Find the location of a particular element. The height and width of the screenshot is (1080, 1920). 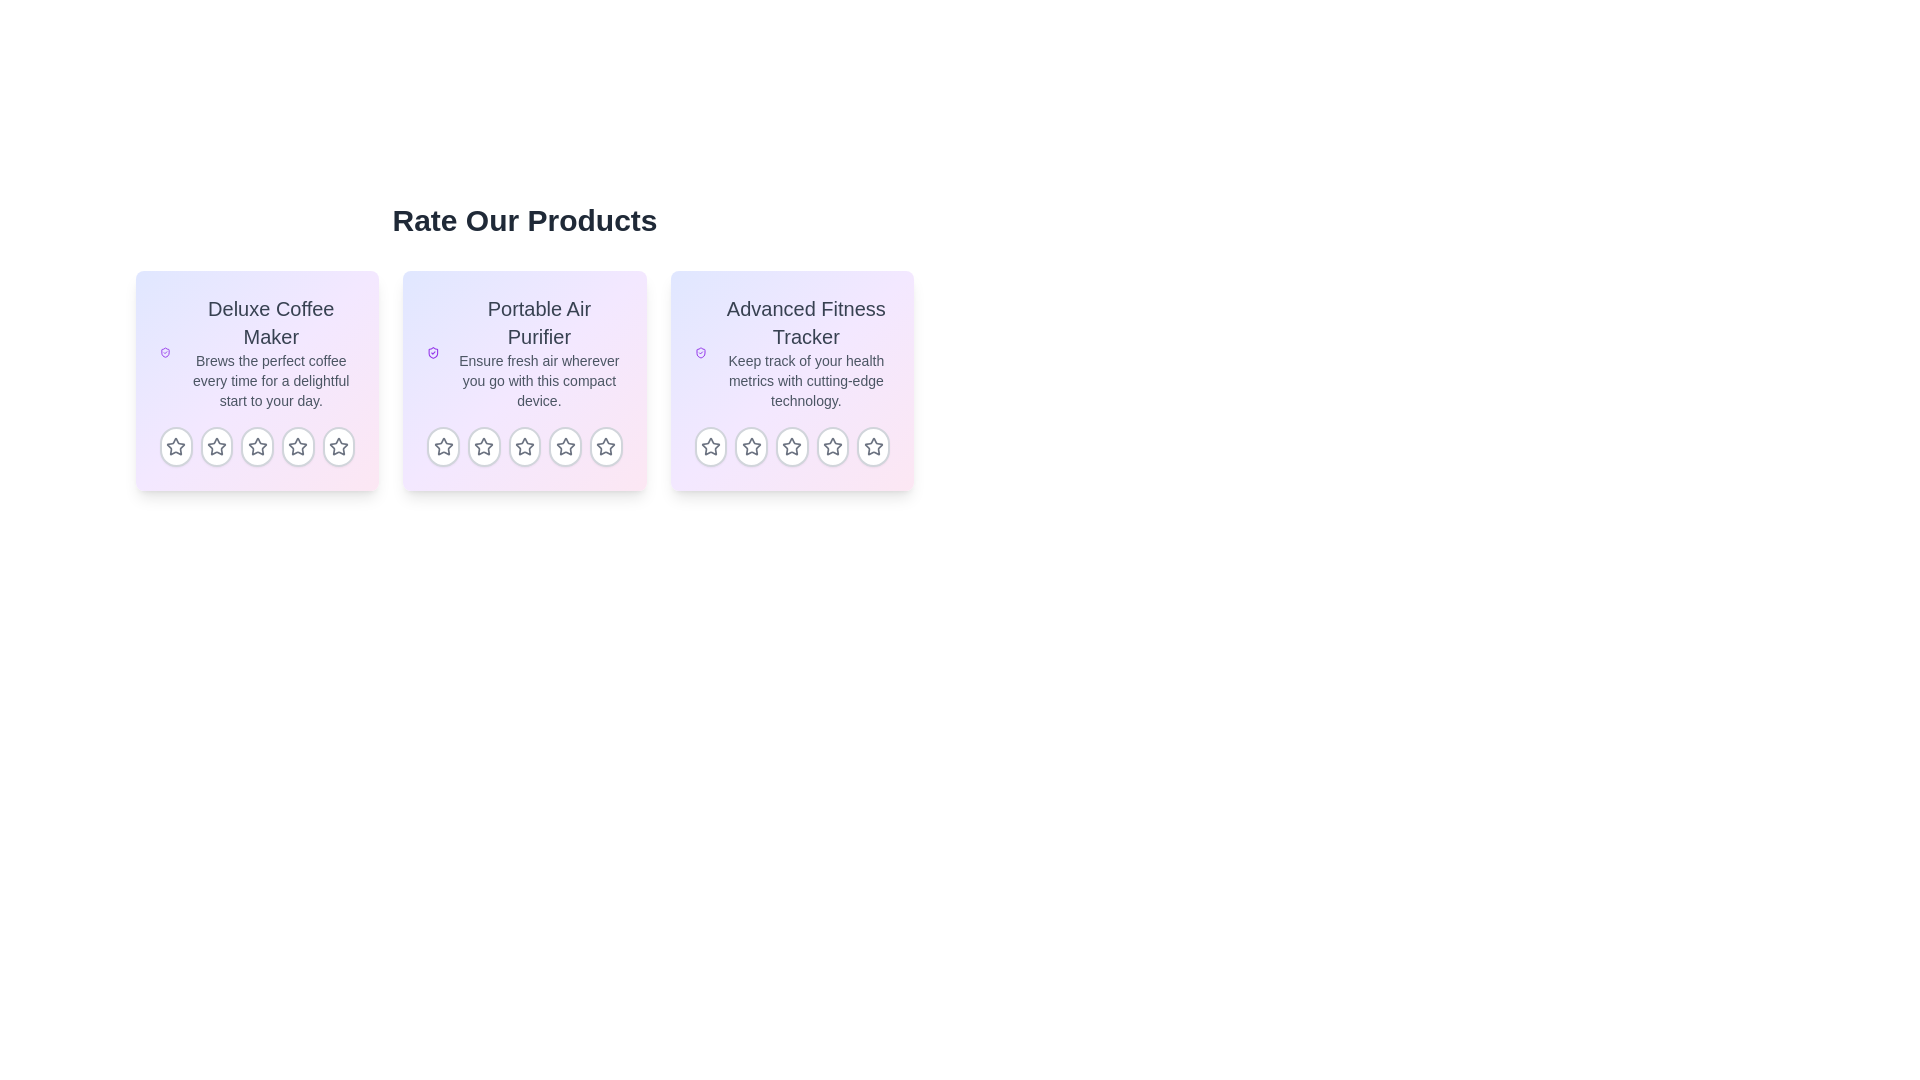

the fourth unselected rating star icon in the star-based rating system below the 'Advanced Fitness Tracker' card is located at coordinates (833, 446).